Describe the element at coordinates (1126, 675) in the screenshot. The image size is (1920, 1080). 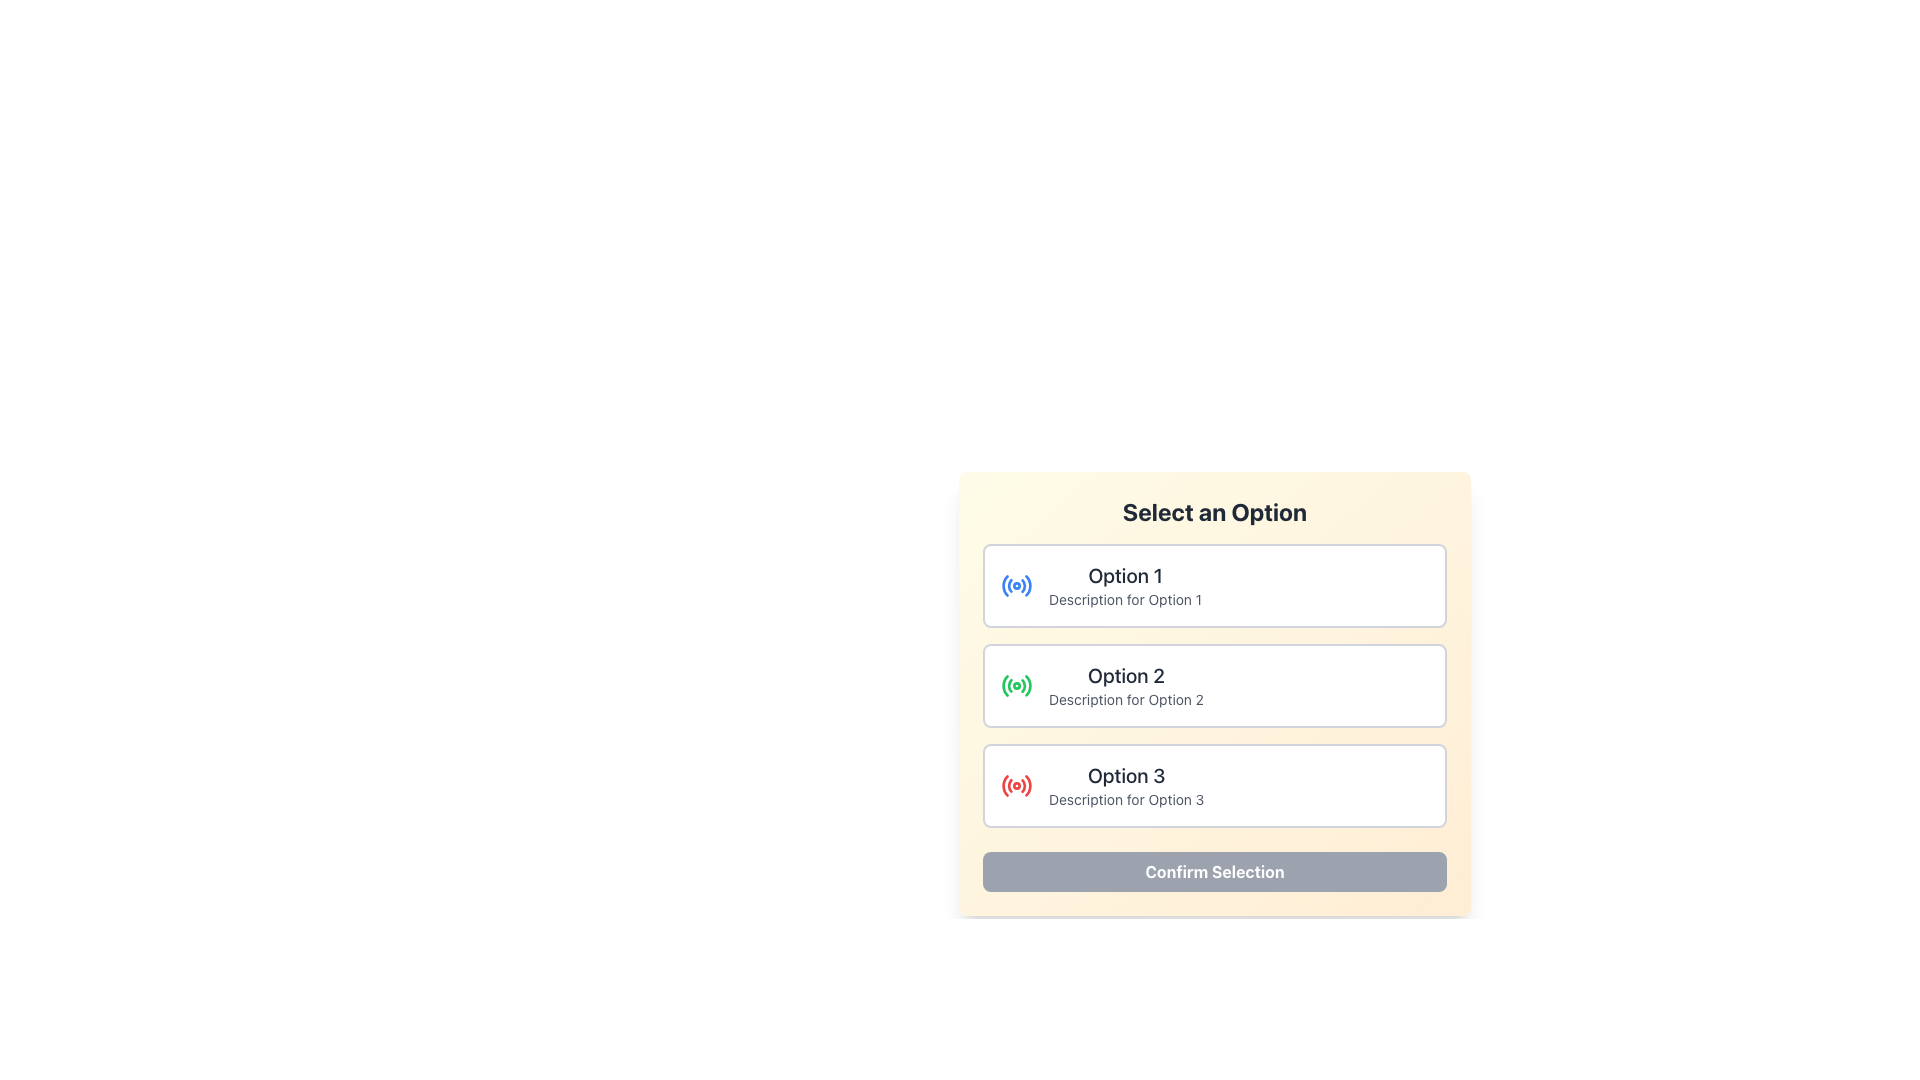
I see `the text element that displays 'Option 2', which is styled in a bold, larger font and is centrally aligned within its section, located between 'Option 1' and 'Option 3'` at that location.